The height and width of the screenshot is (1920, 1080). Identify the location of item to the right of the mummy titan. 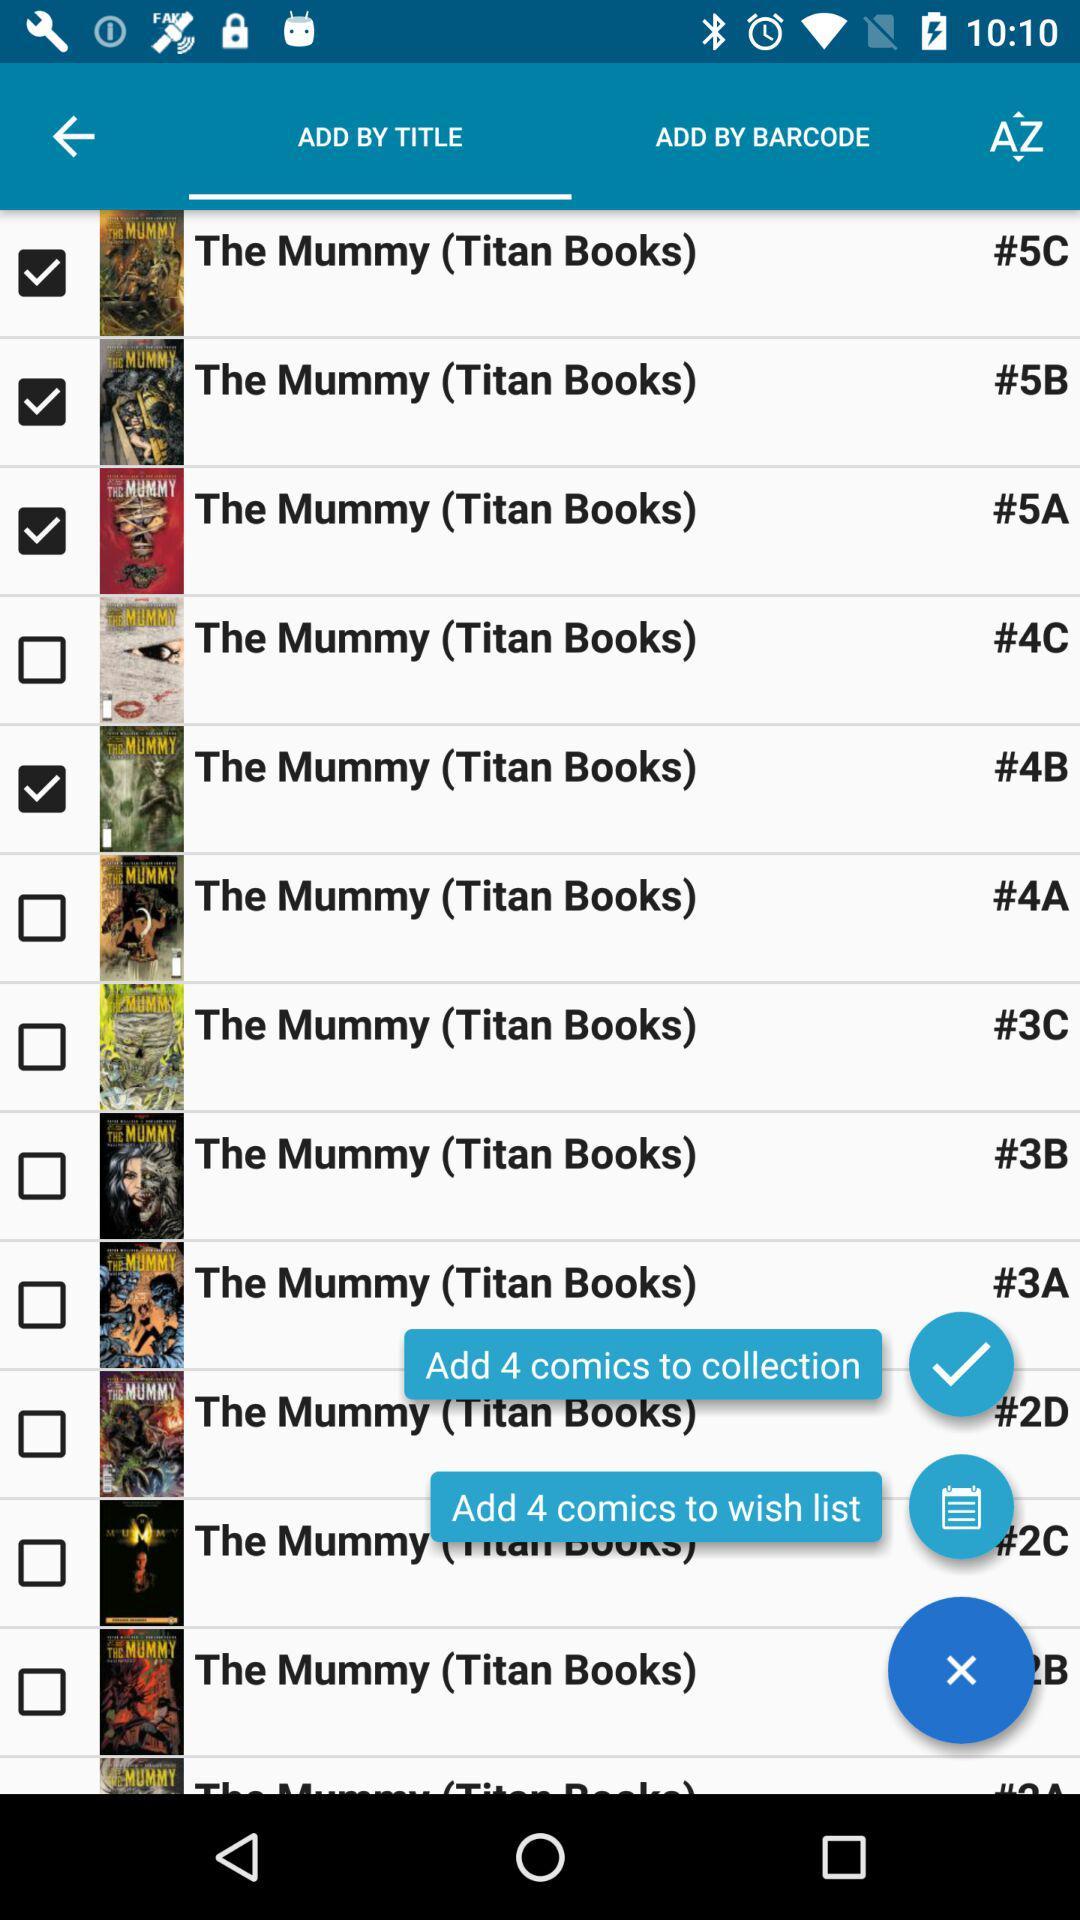
(1031, 1152).